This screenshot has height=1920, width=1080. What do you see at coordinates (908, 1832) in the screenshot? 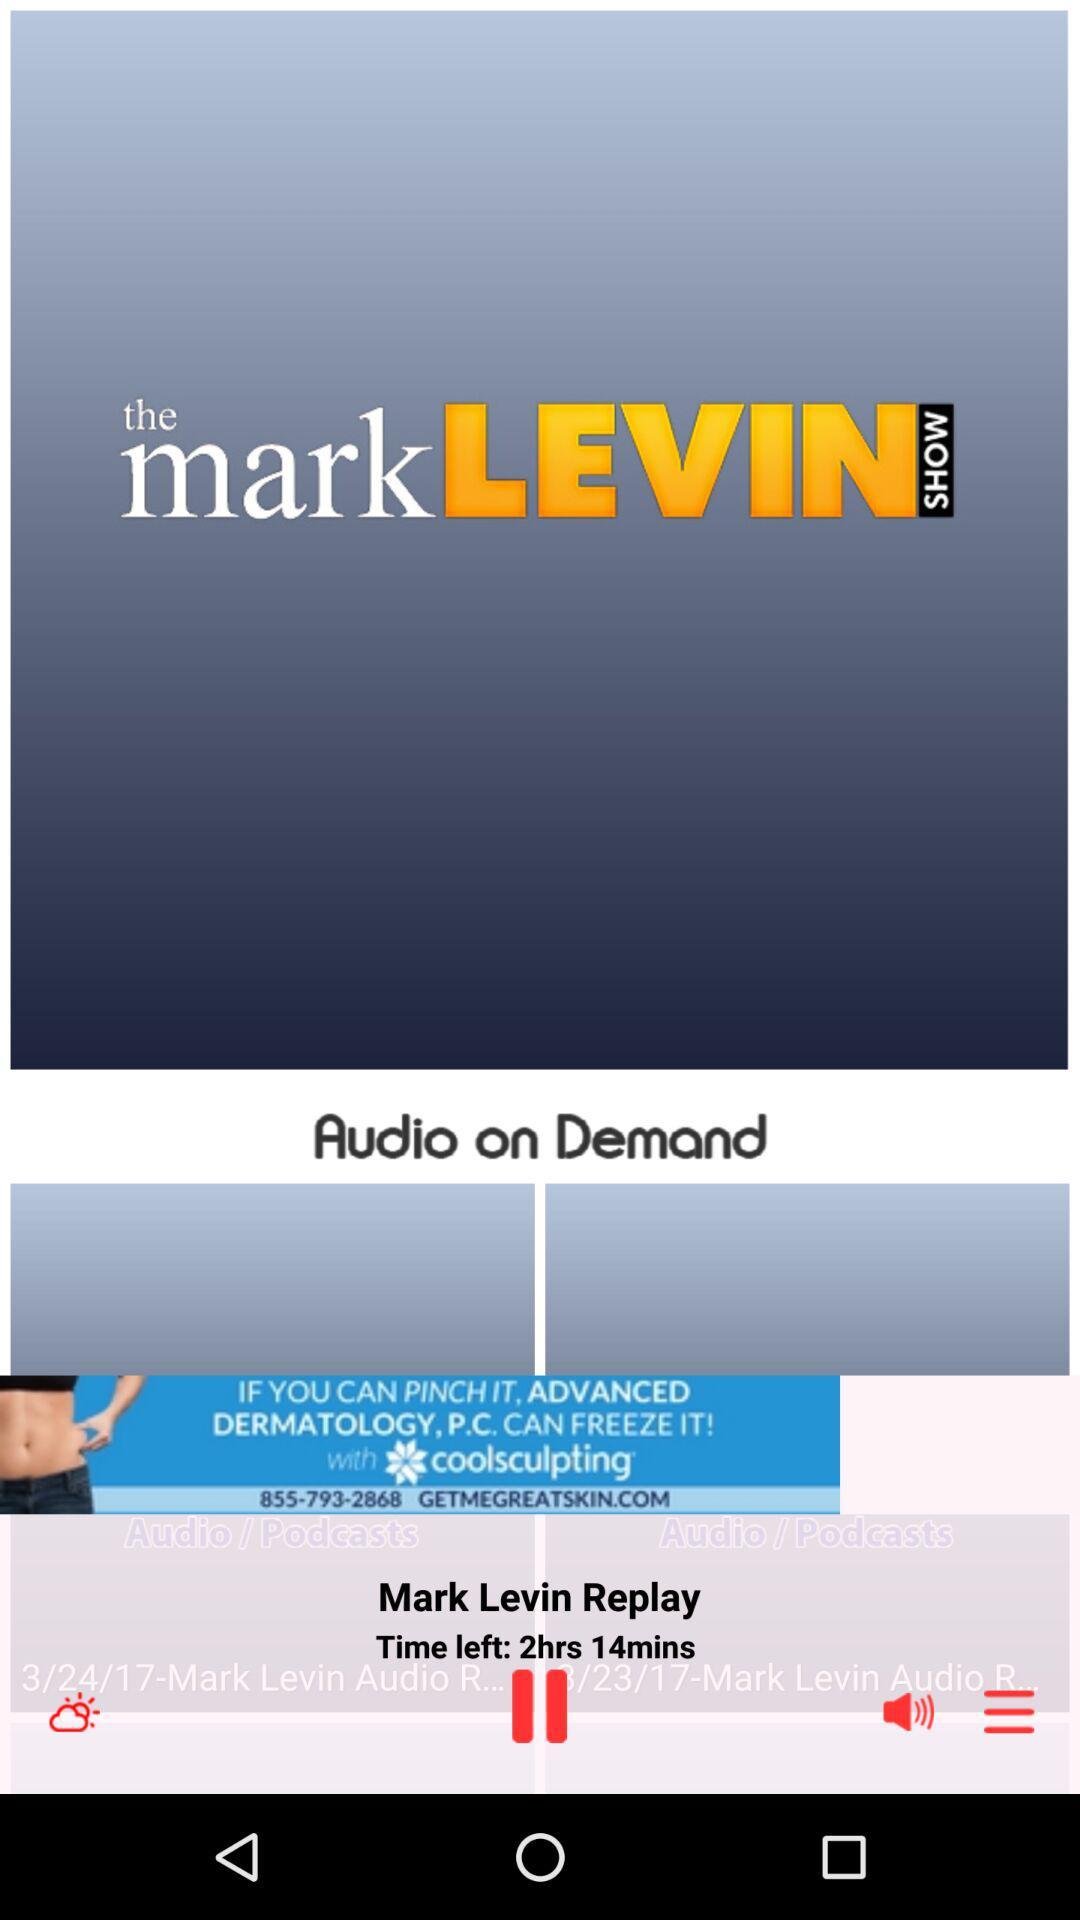
I see `the volume icon` at bounding box center [908, 1832].